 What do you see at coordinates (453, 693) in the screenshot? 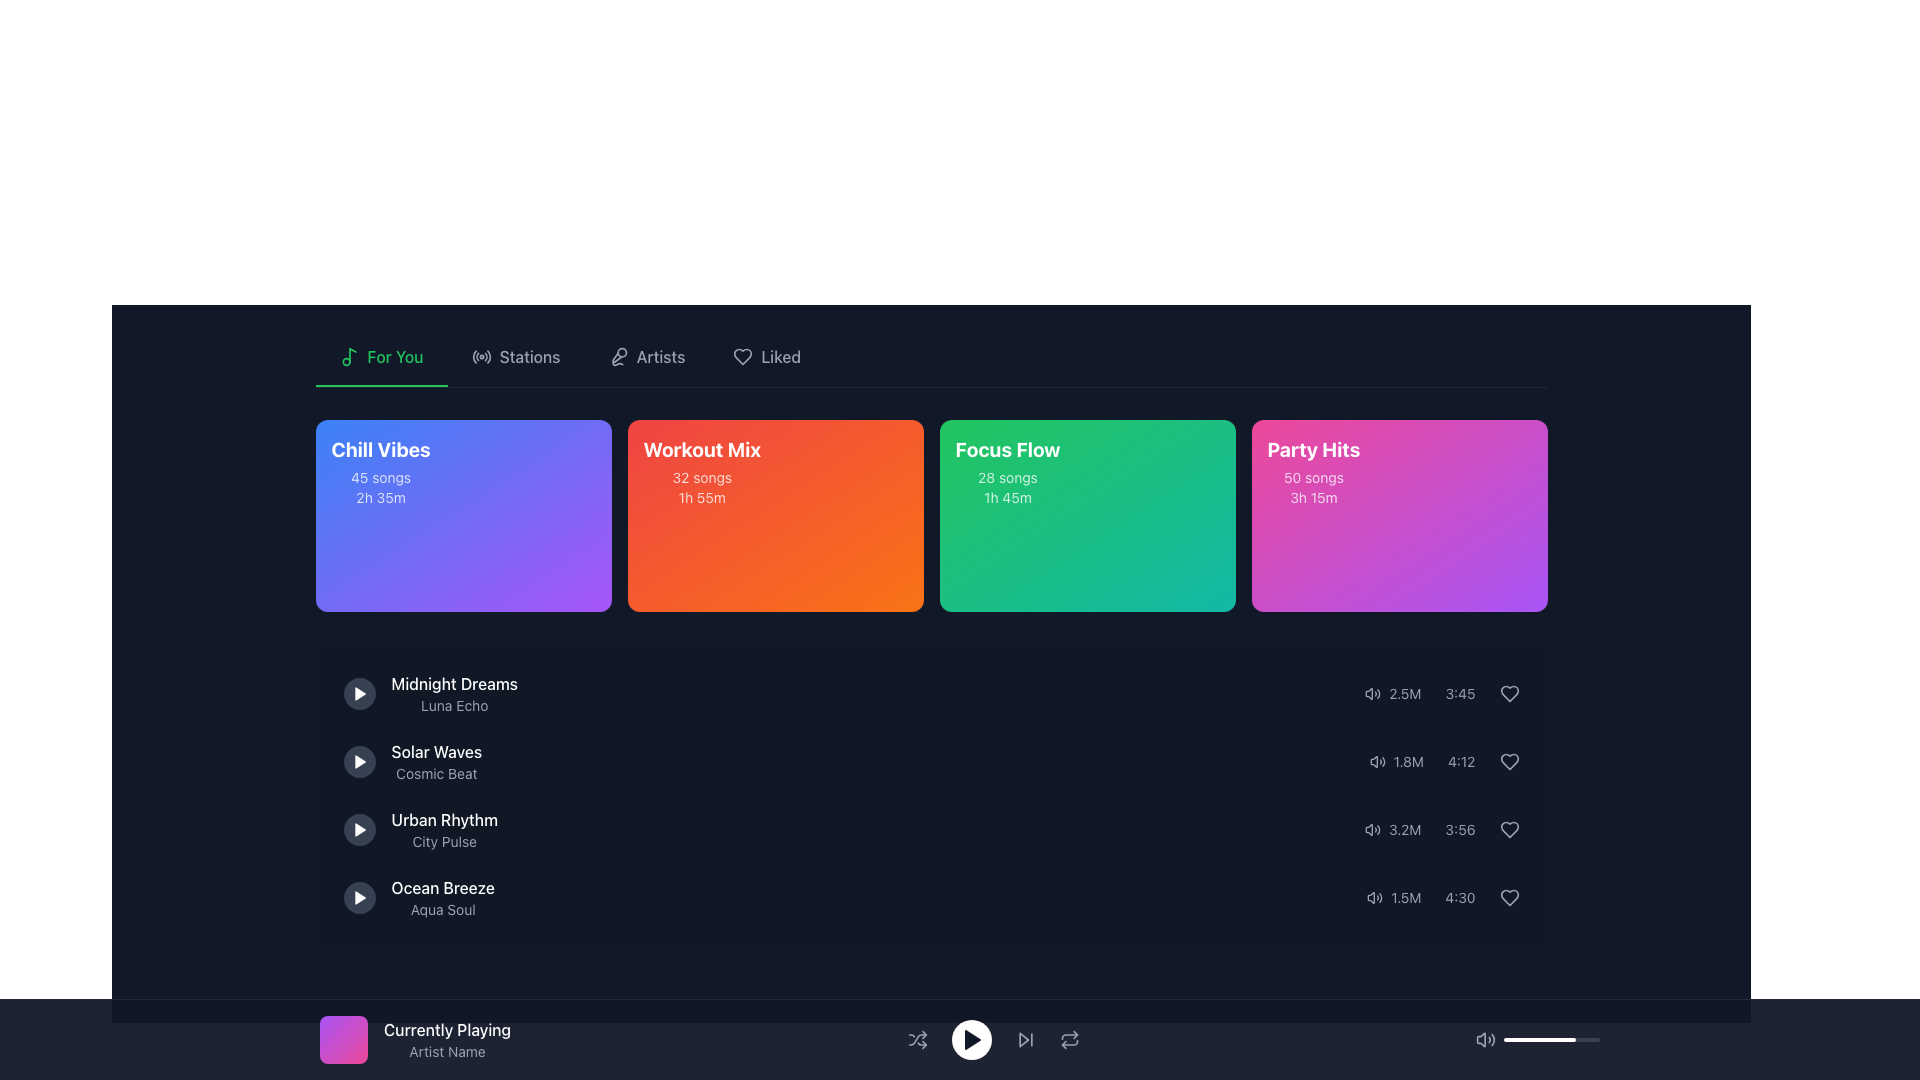
I see `the text label that reads 'Midnight Dreams' in white and 'Luna Echo' in gray, located to the right of a circular play button` at bounding box center [453, 693].